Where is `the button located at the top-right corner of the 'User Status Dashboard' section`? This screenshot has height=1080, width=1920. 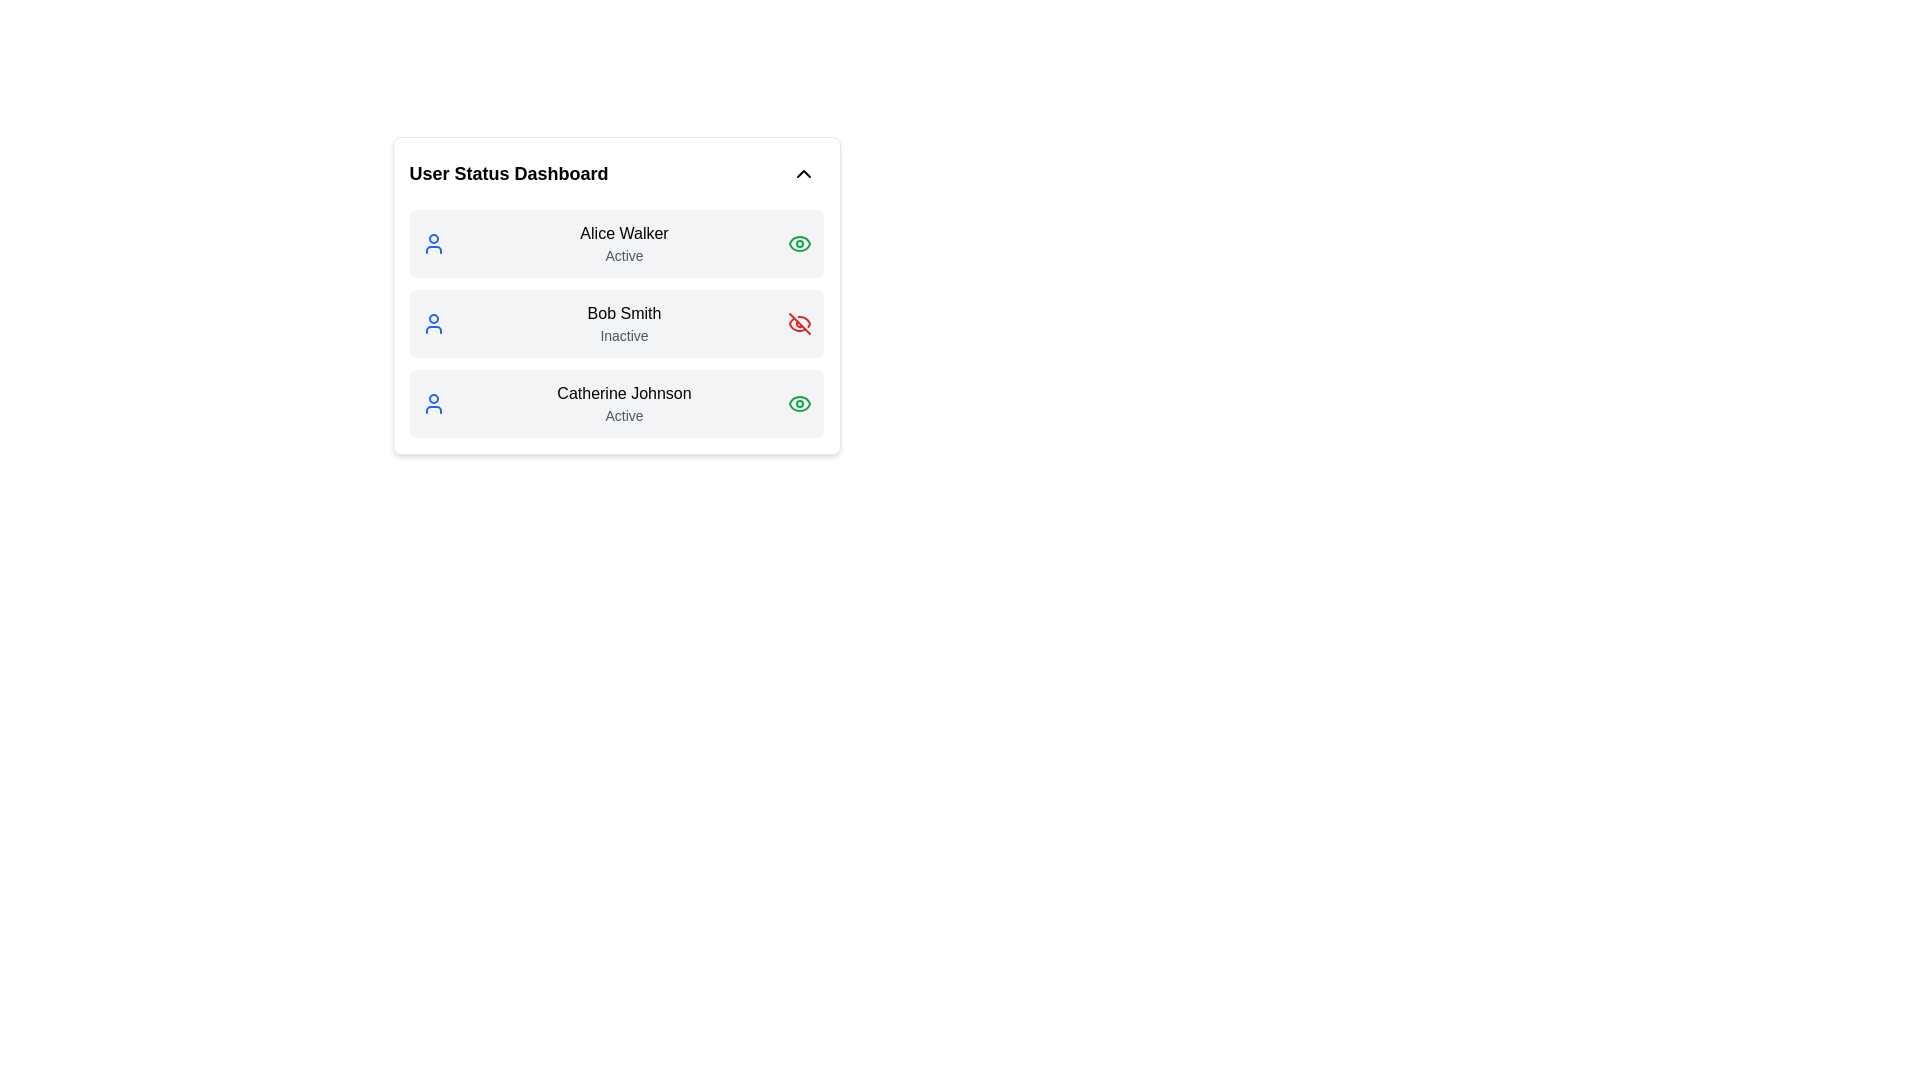
the button located at the top-right corner of the 'User Status Dashboard' section is located at coordinates (803, 172).